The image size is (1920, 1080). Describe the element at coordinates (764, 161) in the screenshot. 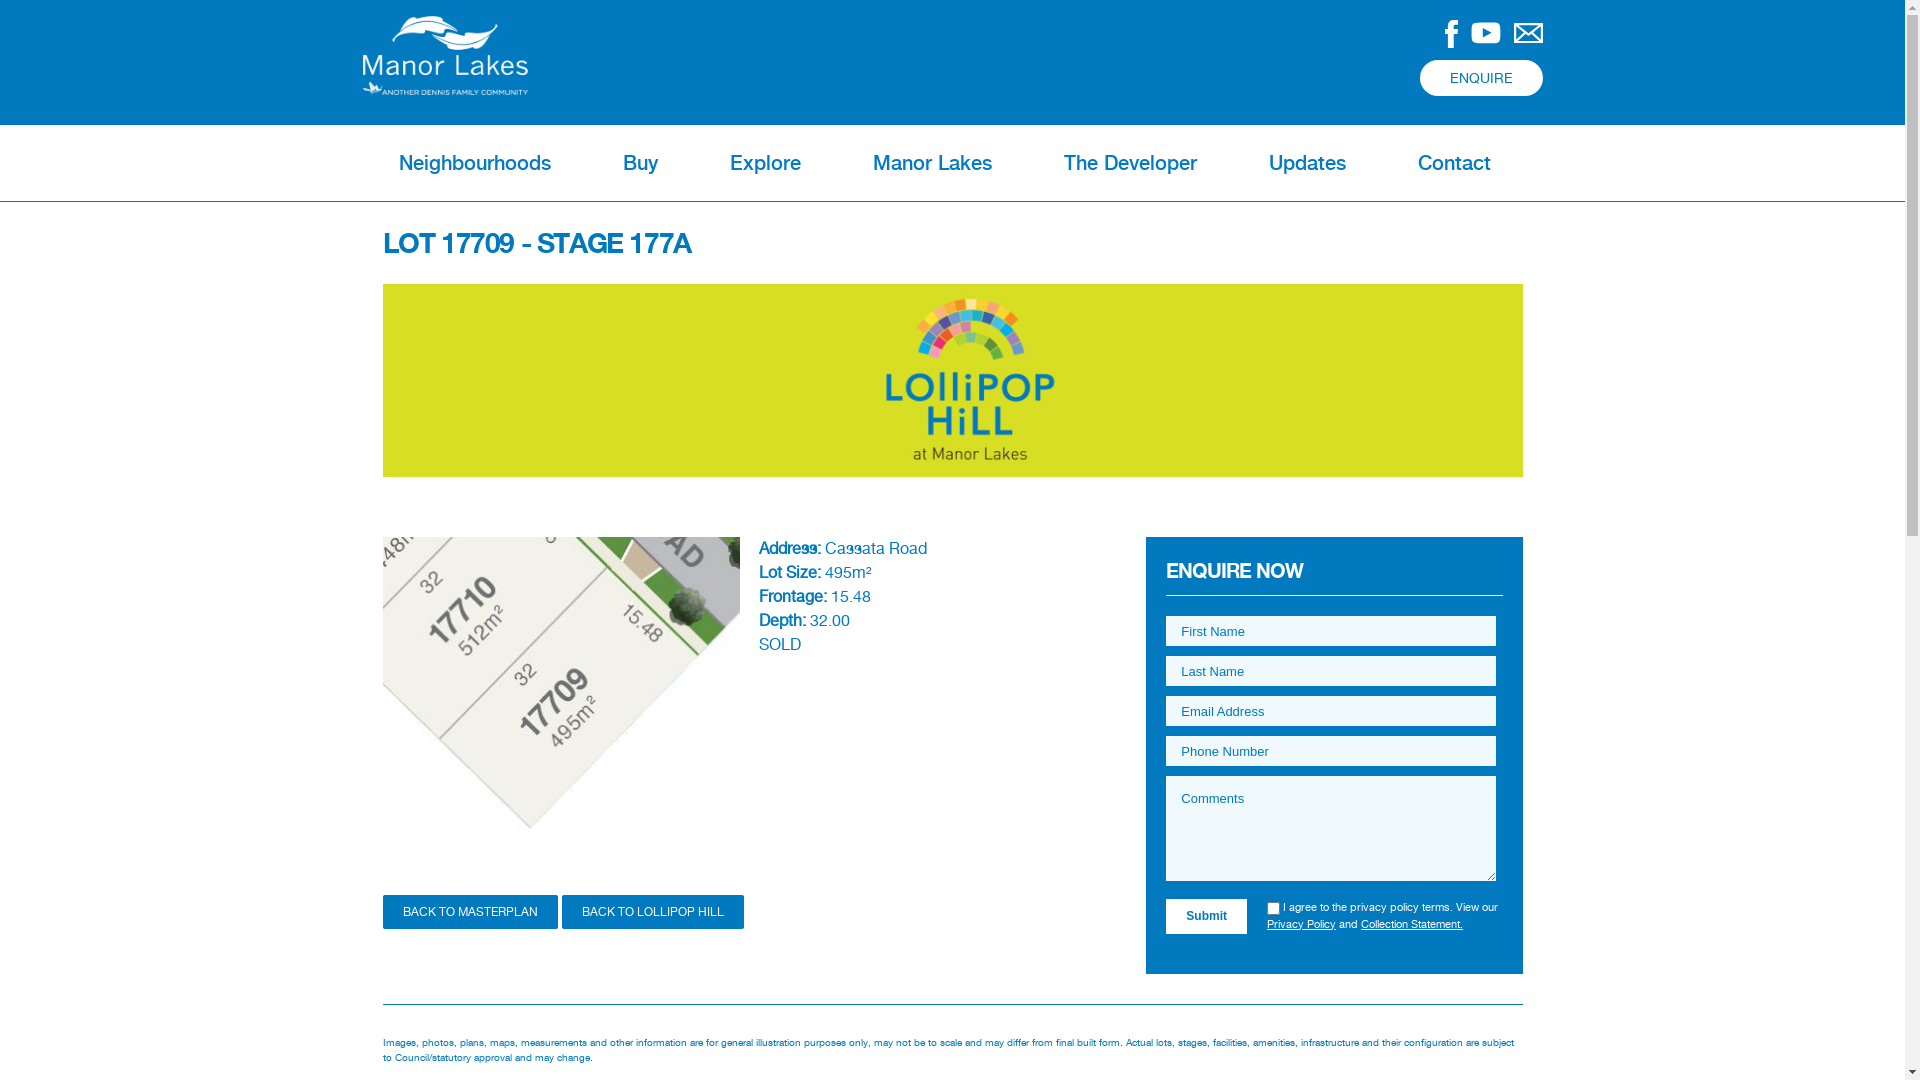

I see `'Explore'` at that location.